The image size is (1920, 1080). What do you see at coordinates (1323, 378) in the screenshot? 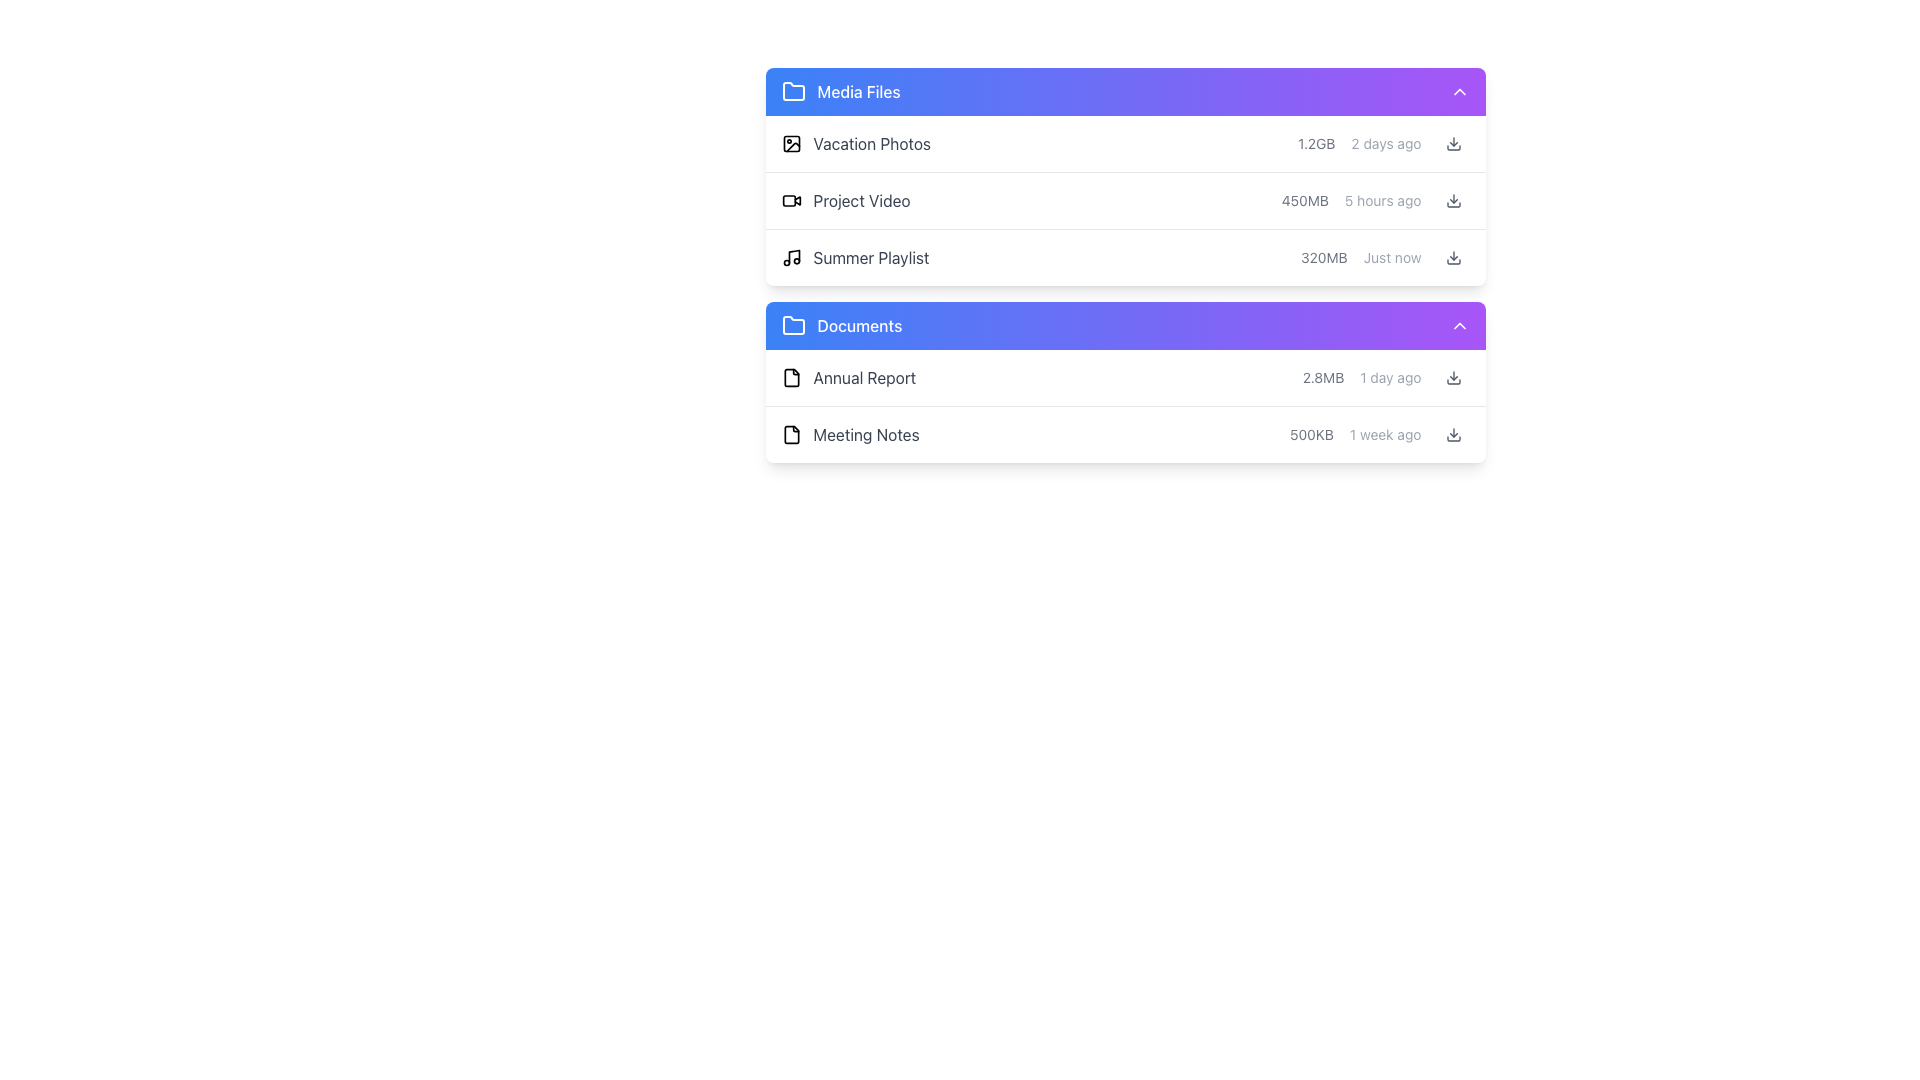
I see `the static text indicating the file size value for the 'Annual Report' file entry, which is located in the second panel labeled 'Documents', positioned to the right of the file title and to the left of the '1 day ago' timestamp` at bounding box center [1323, 378].